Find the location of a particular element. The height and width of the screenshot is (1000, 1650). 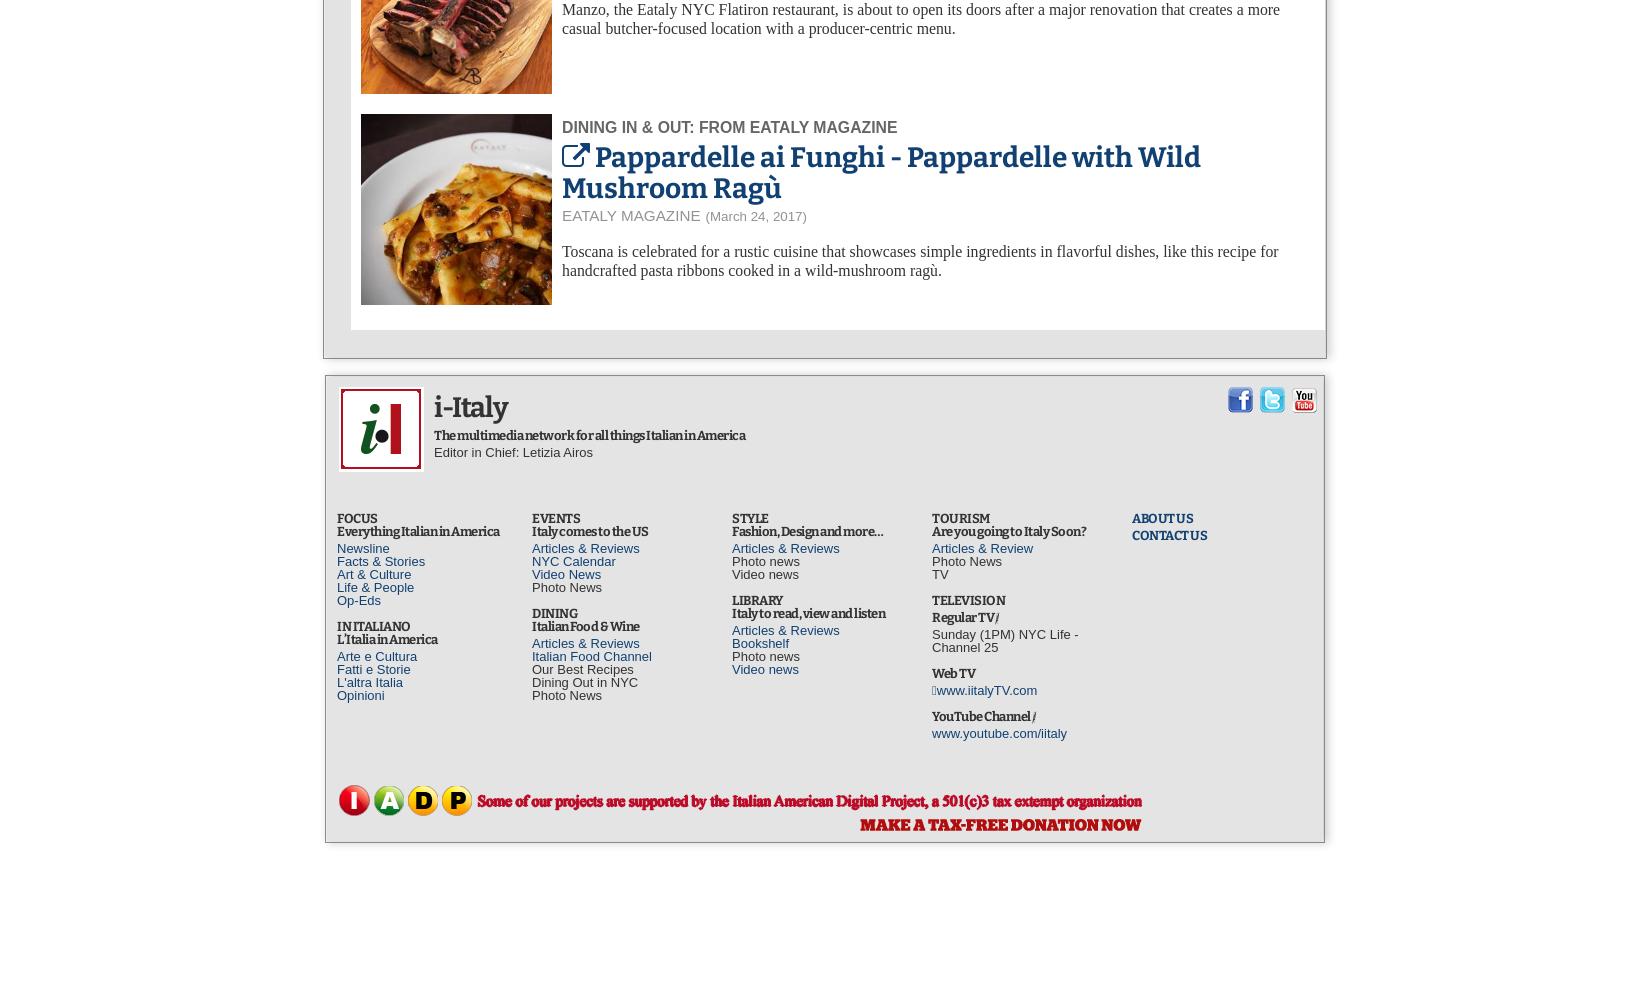

'Regular TV' is located at coordinates (965, 615).